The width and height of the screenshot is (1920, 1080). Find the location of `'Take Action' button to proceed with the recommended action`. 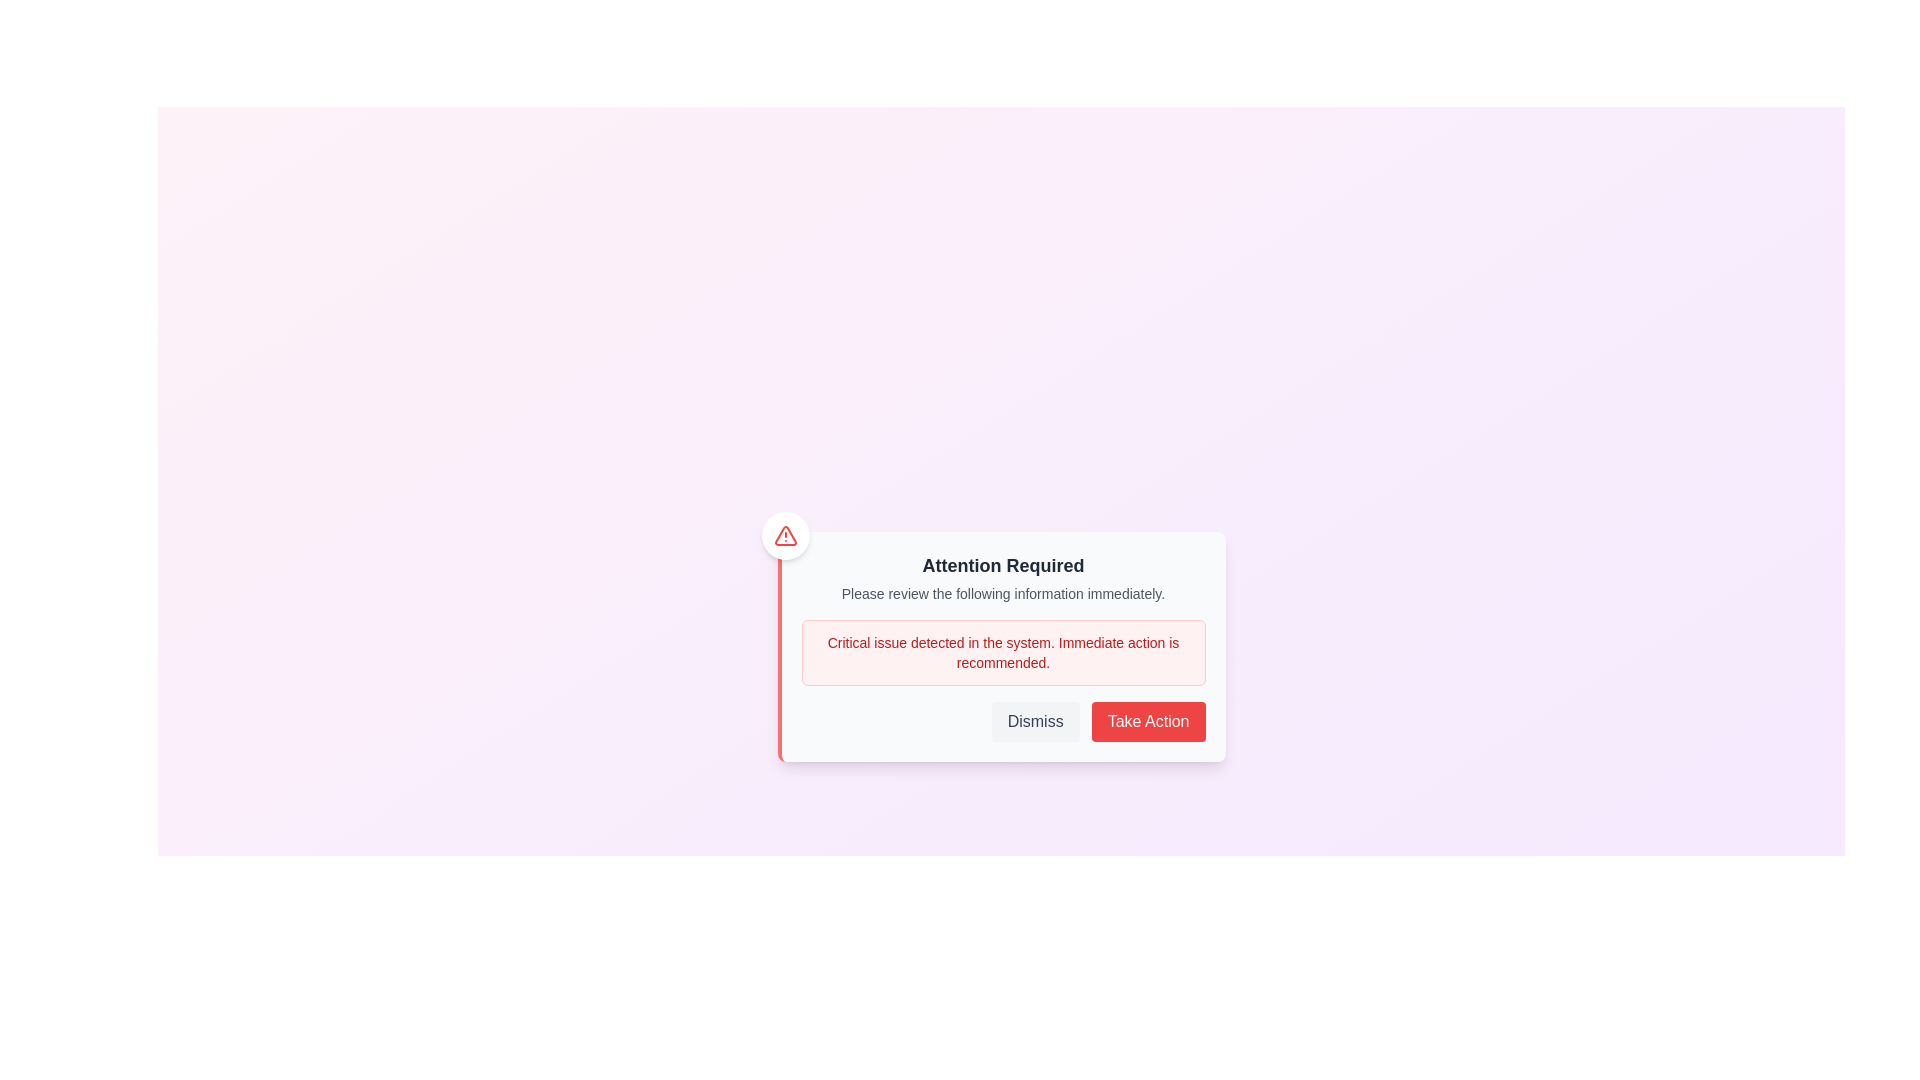

'Take Action' button to proceed with the recommended action is located at coordinates (1148, 721).